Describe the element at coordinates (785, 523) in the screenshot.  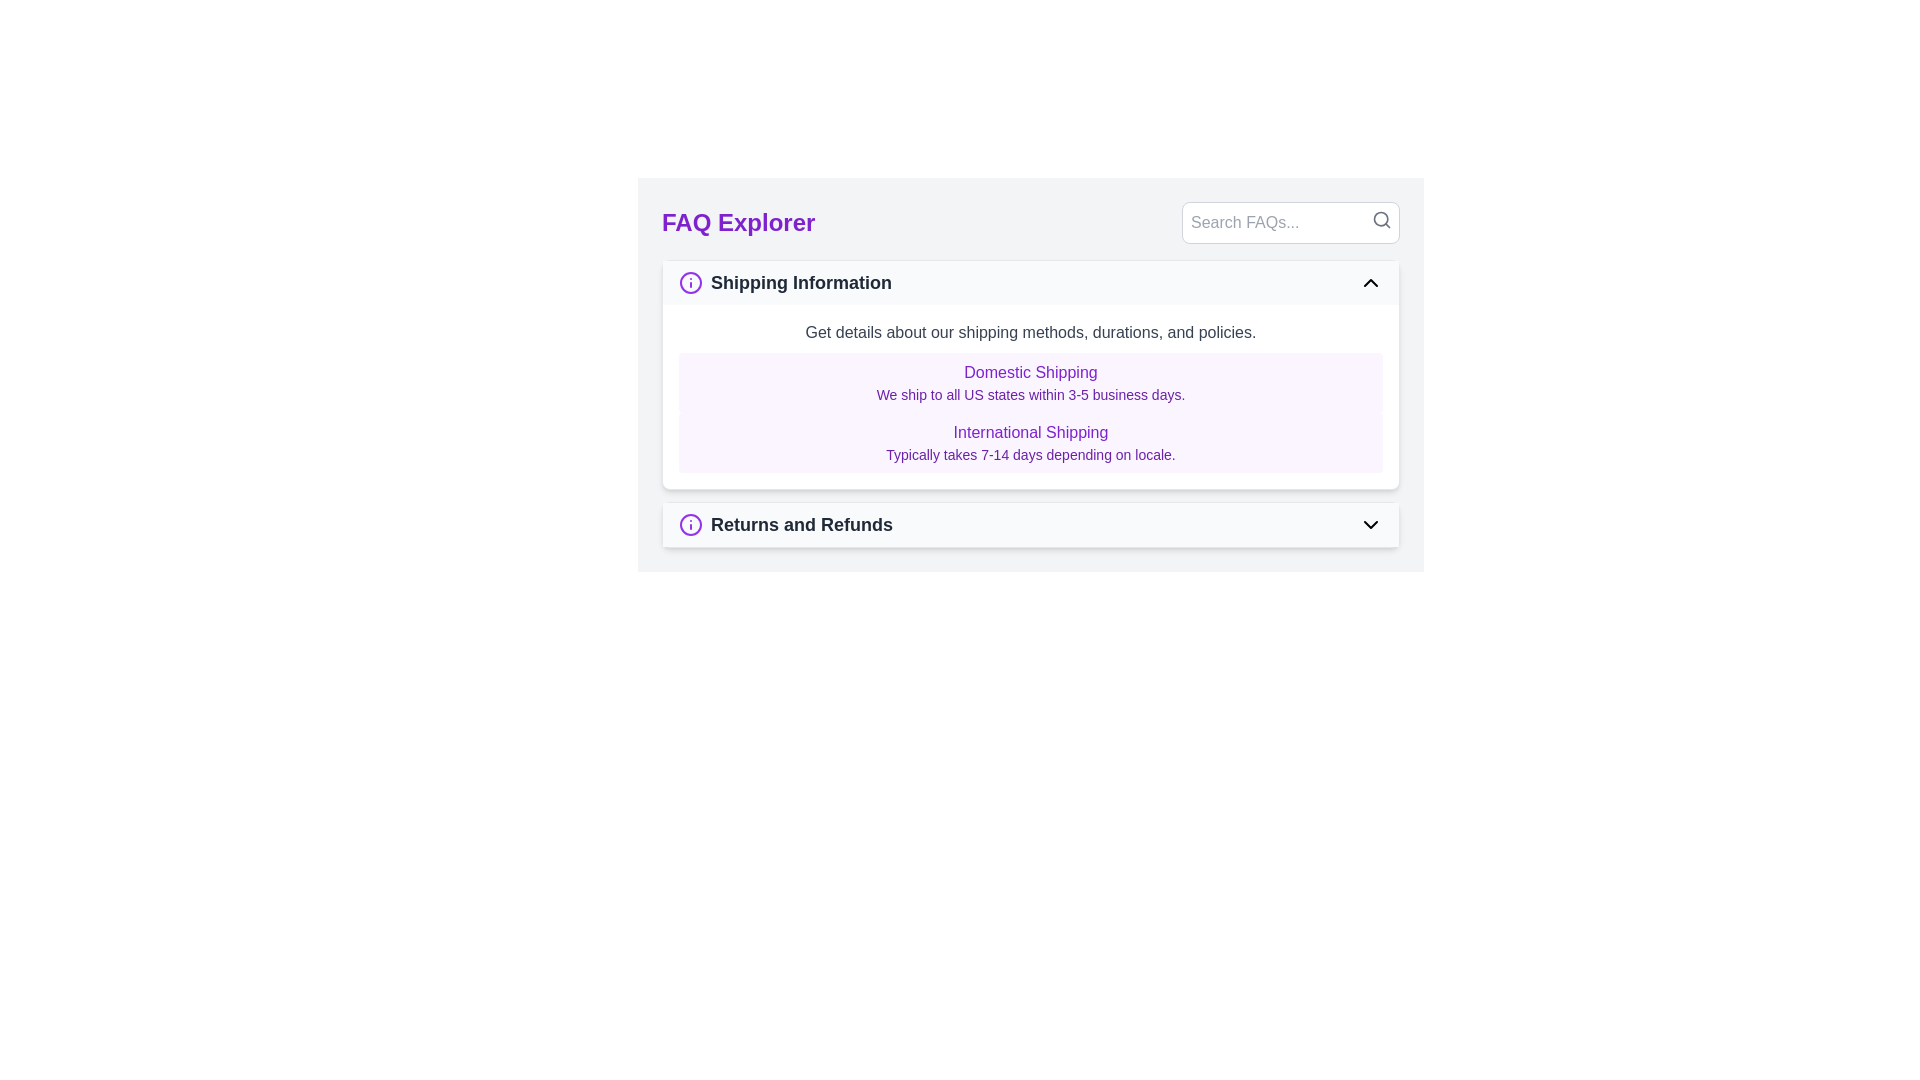
I see `the non-interactive text label indicating the returns and refunds section, located under the 'Shipping Information' section in the FAQ Explorer interface` at that location.